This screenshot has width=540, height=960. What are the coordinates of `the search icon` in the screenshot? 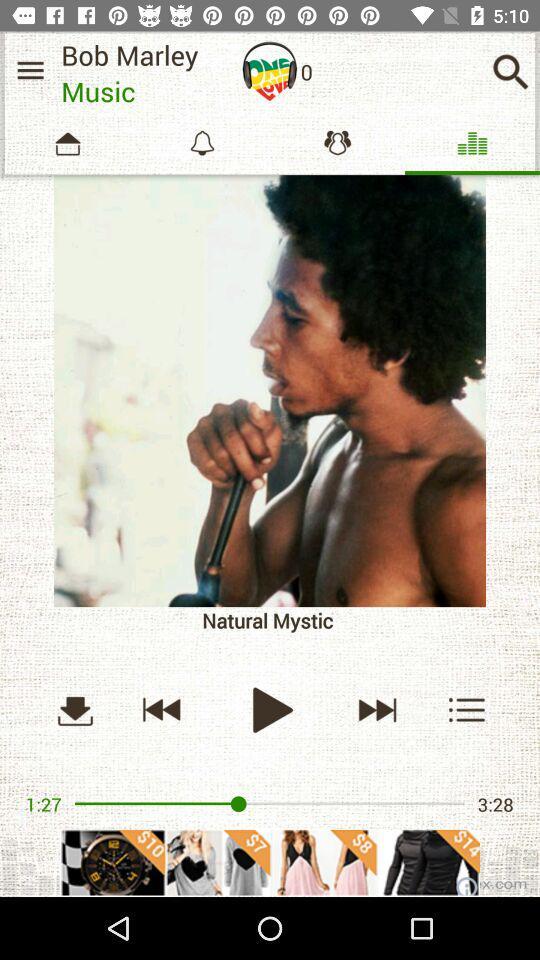 It's located at (510, 71).